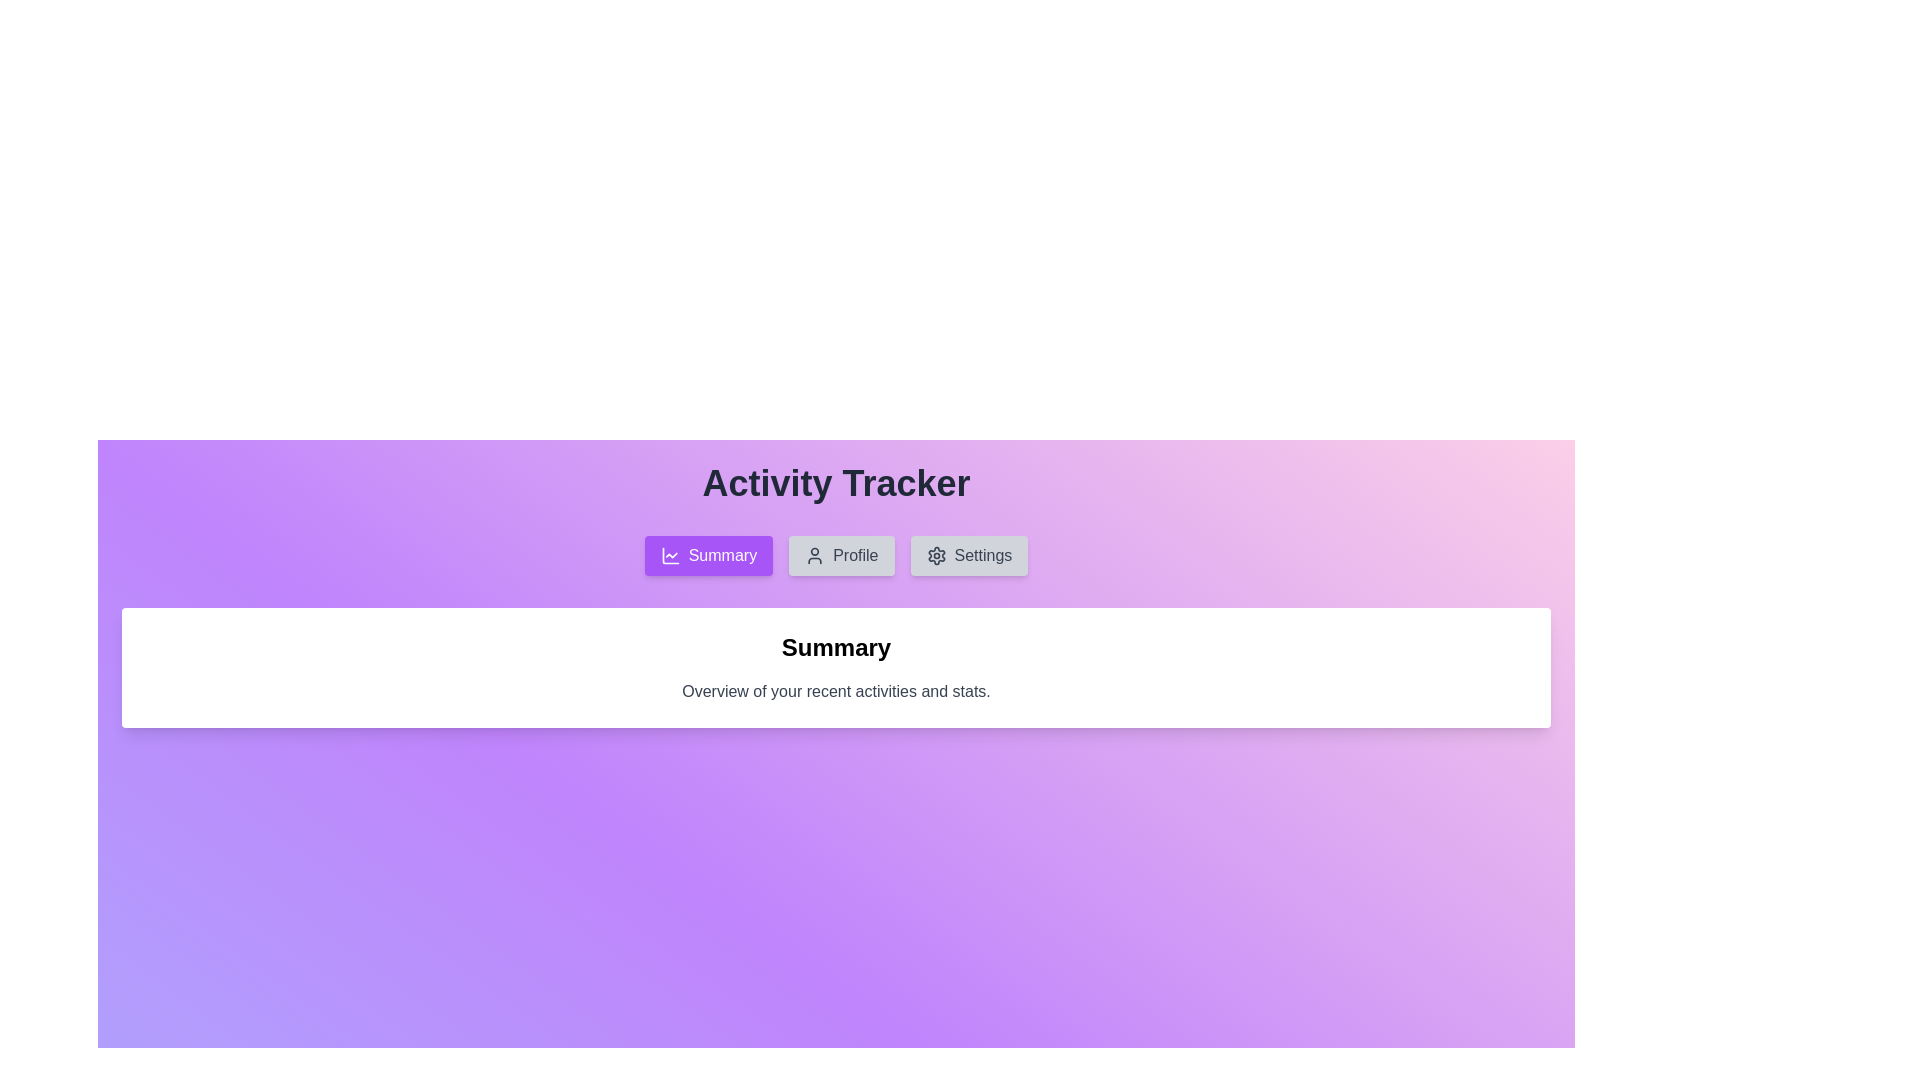 The width and height of the screenshot is (1920, 1080). I want to click on the Profile tab by clicking on its respective button, so click(841, 555).